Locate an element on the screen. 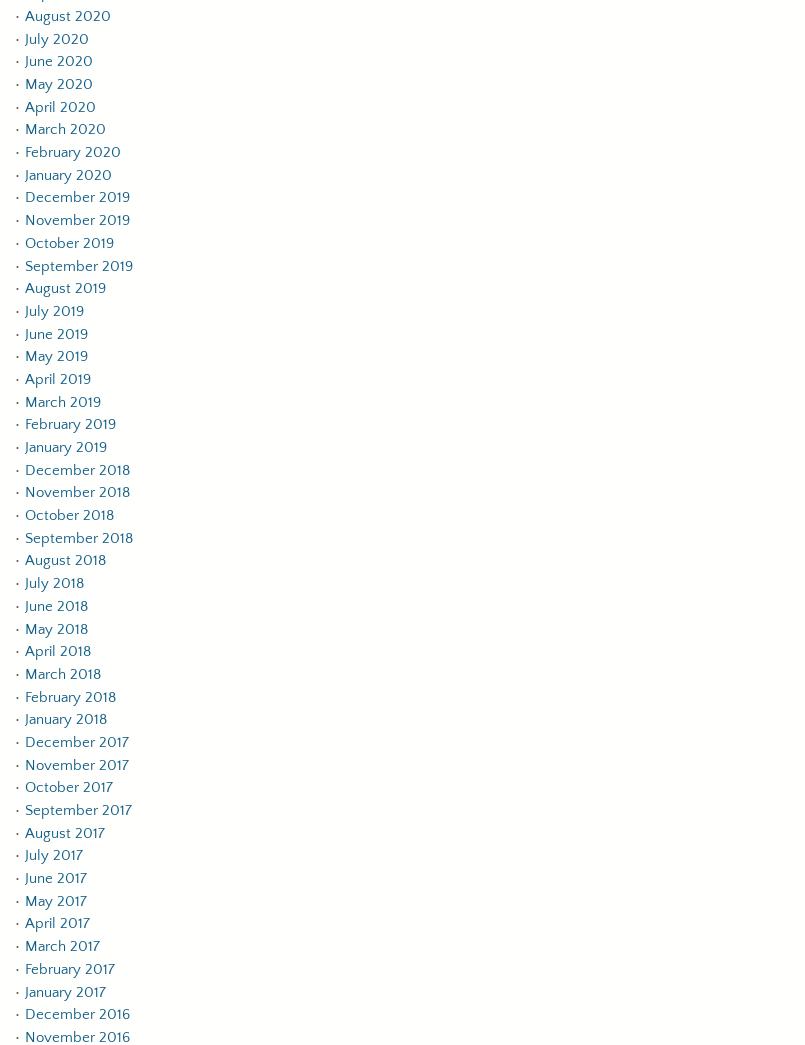 The height and width of the screenshot is (1045, 805). 'February 2017' is located at coordinates (69, 967).